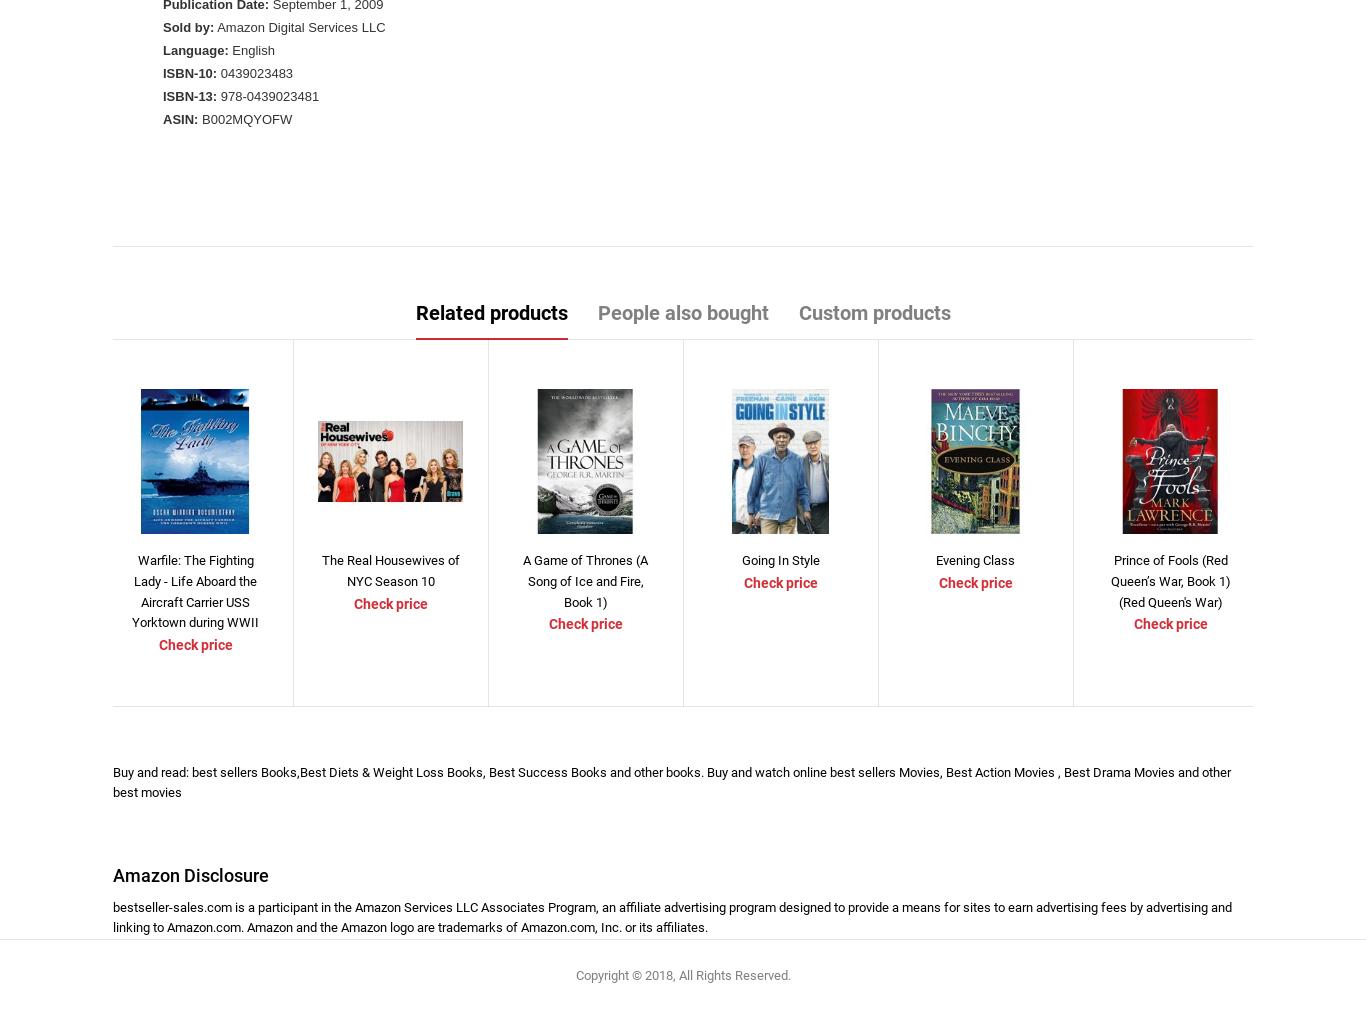 Image resolution: width=1366 pixels, height=1010 pixels. I want to click on 'Language:', so click(194, 49).